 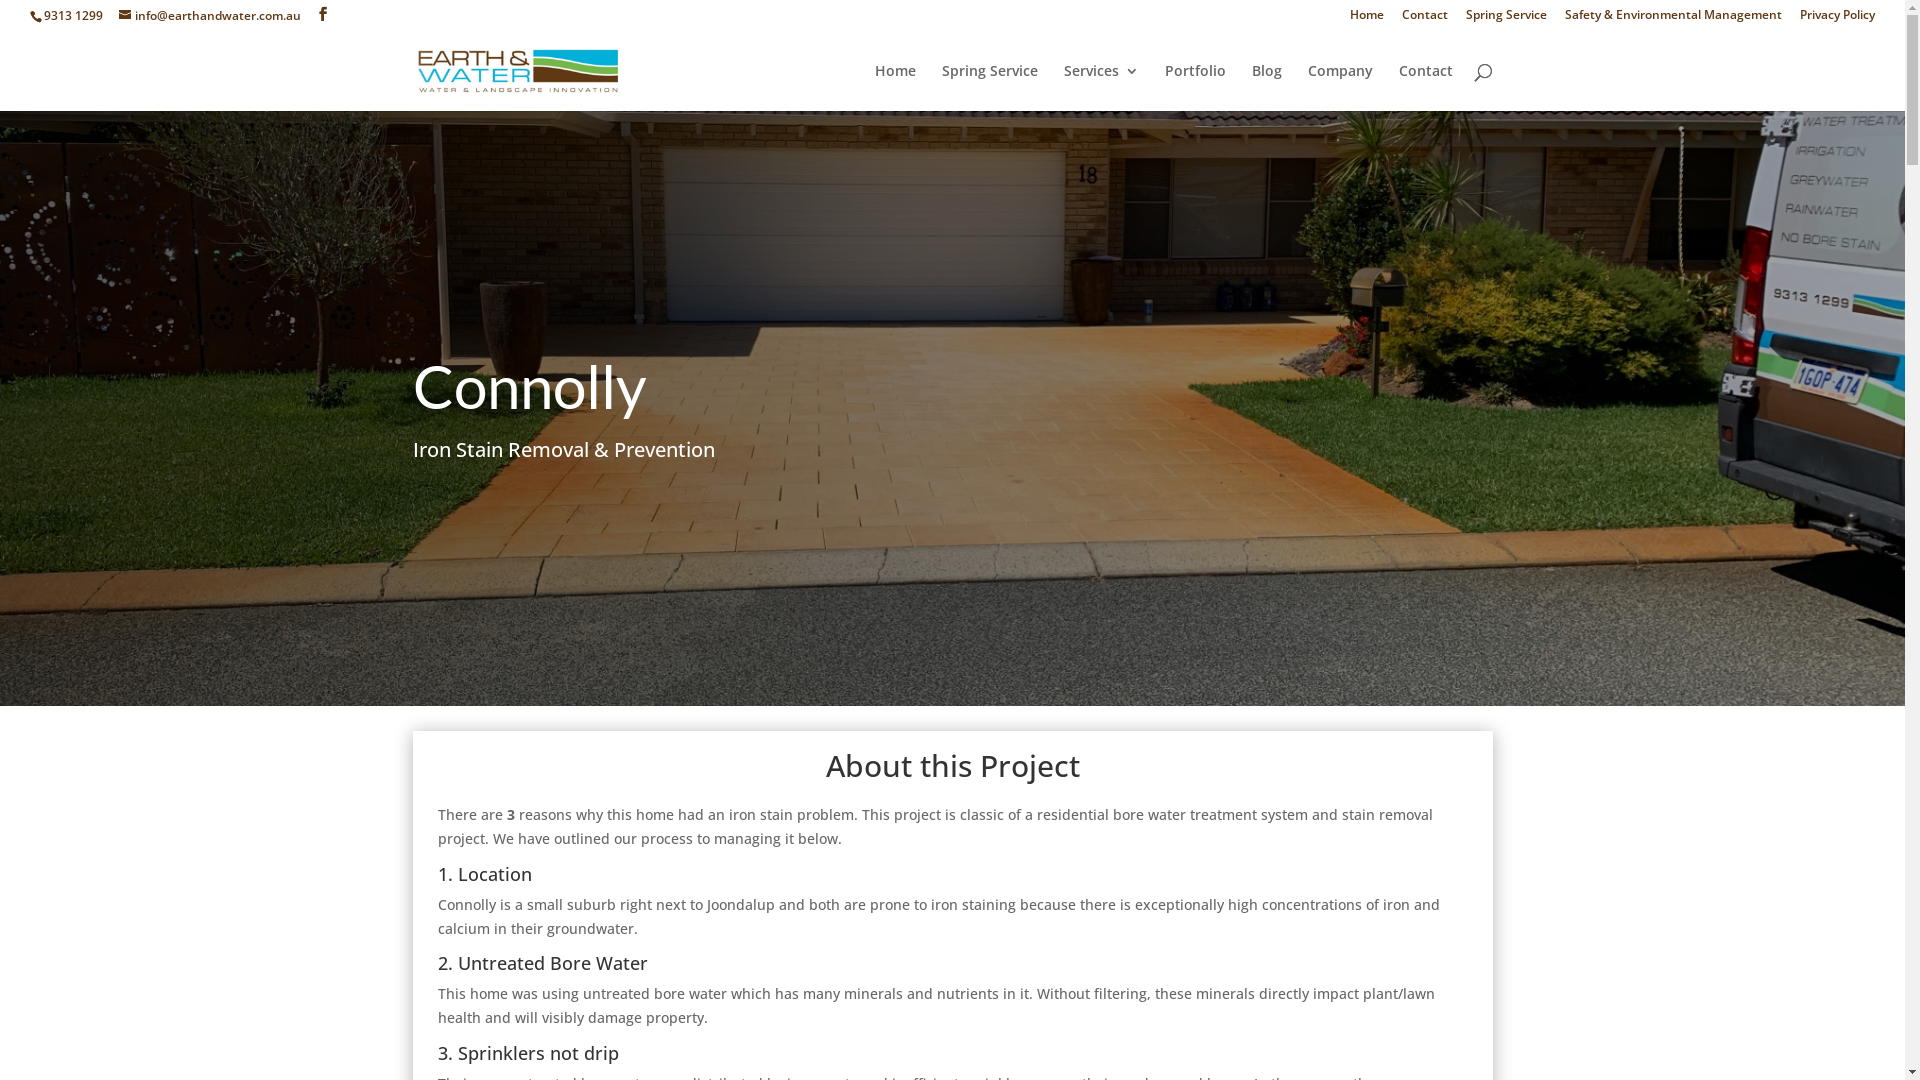 I want to click on 'Company', so click(x=1308, y=86).